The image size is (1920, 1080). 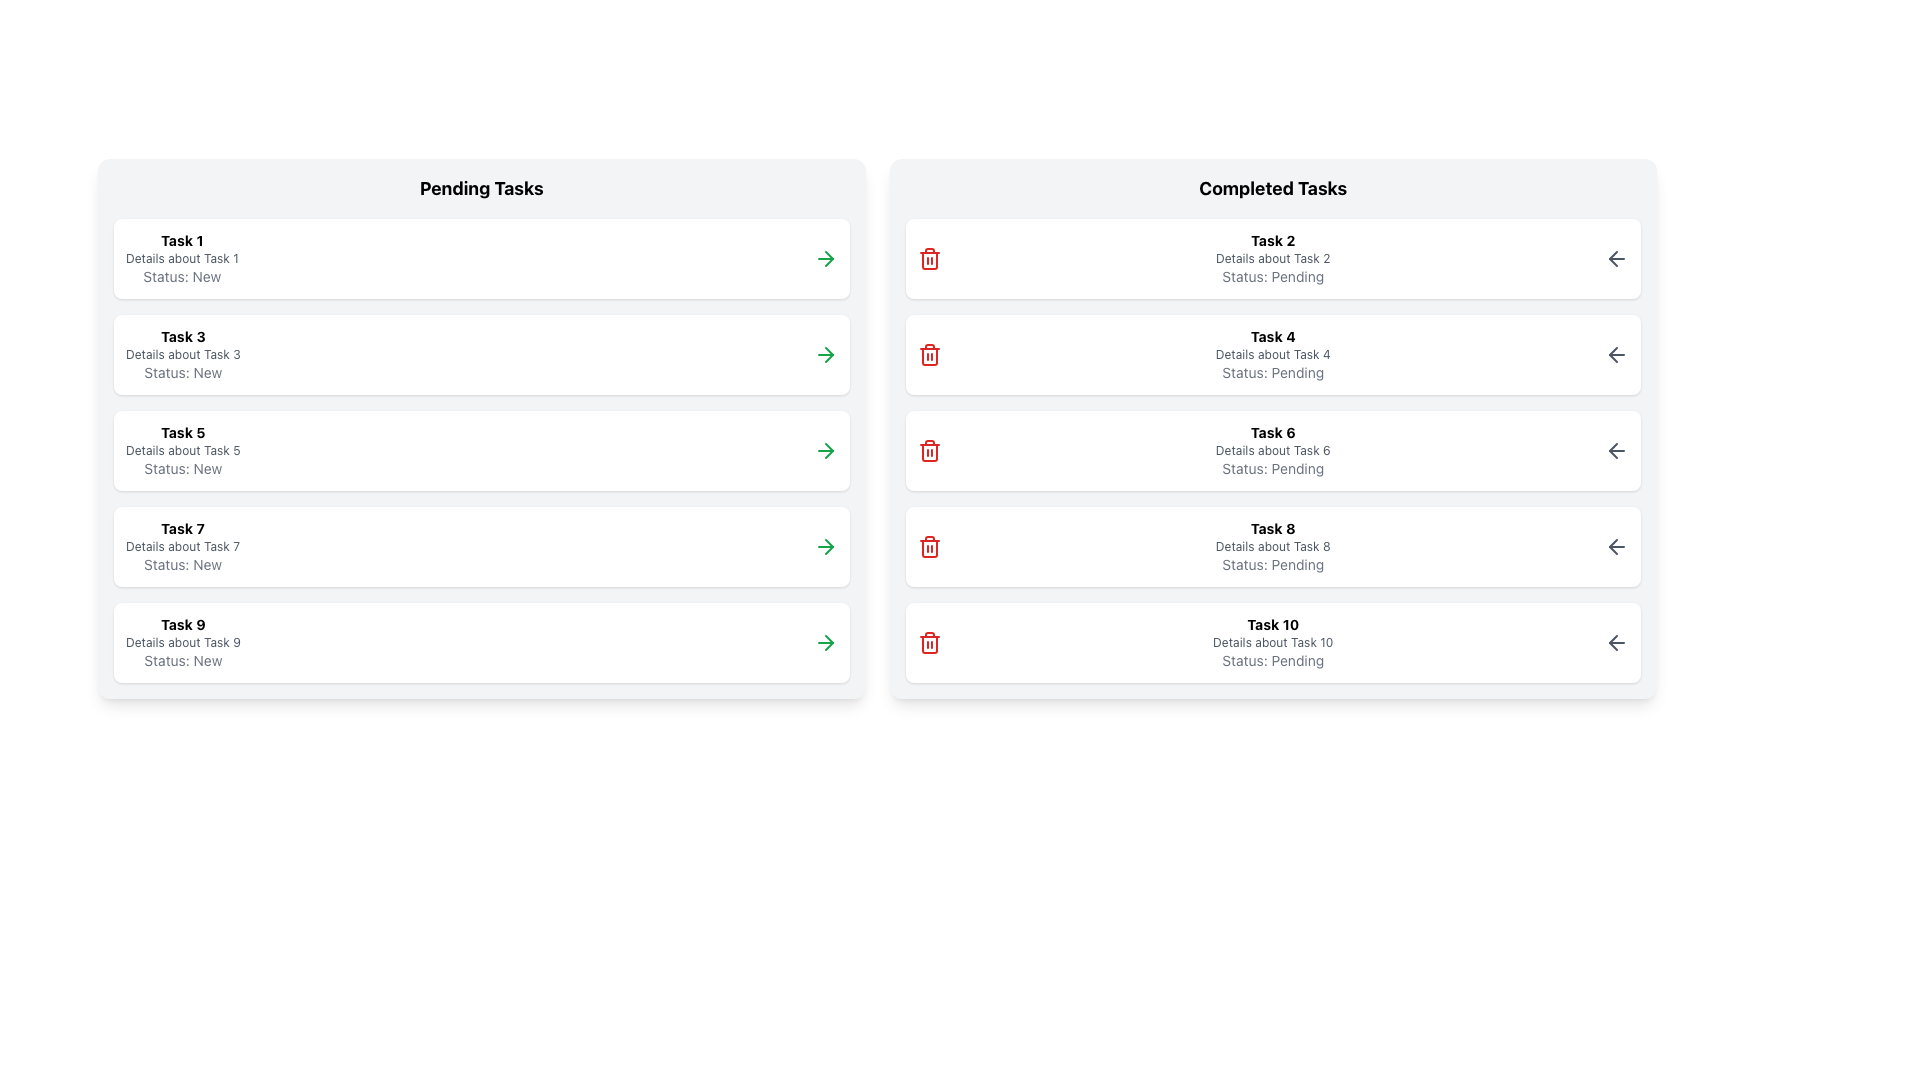 What do you see at coordinates (1613, 353) in the screenshot?
I see `the leftward arrow SVG icon located in the 'Completed Tasks' column of 'Task 4' card` at bounding box center [1613, 353].